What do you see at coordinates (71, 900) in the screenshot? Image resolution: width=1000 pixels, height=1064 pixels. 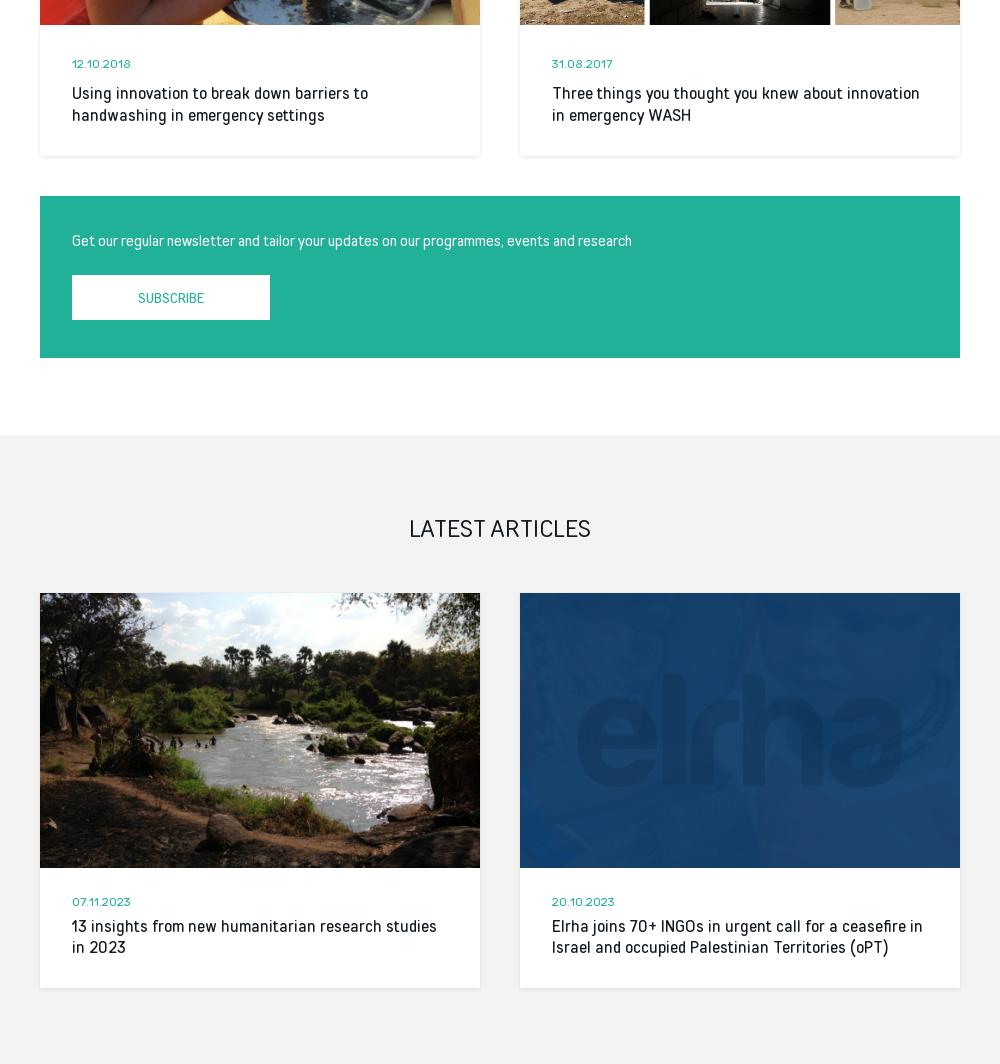 I see `'07.11.2023'` at bounding box center [71, 900].